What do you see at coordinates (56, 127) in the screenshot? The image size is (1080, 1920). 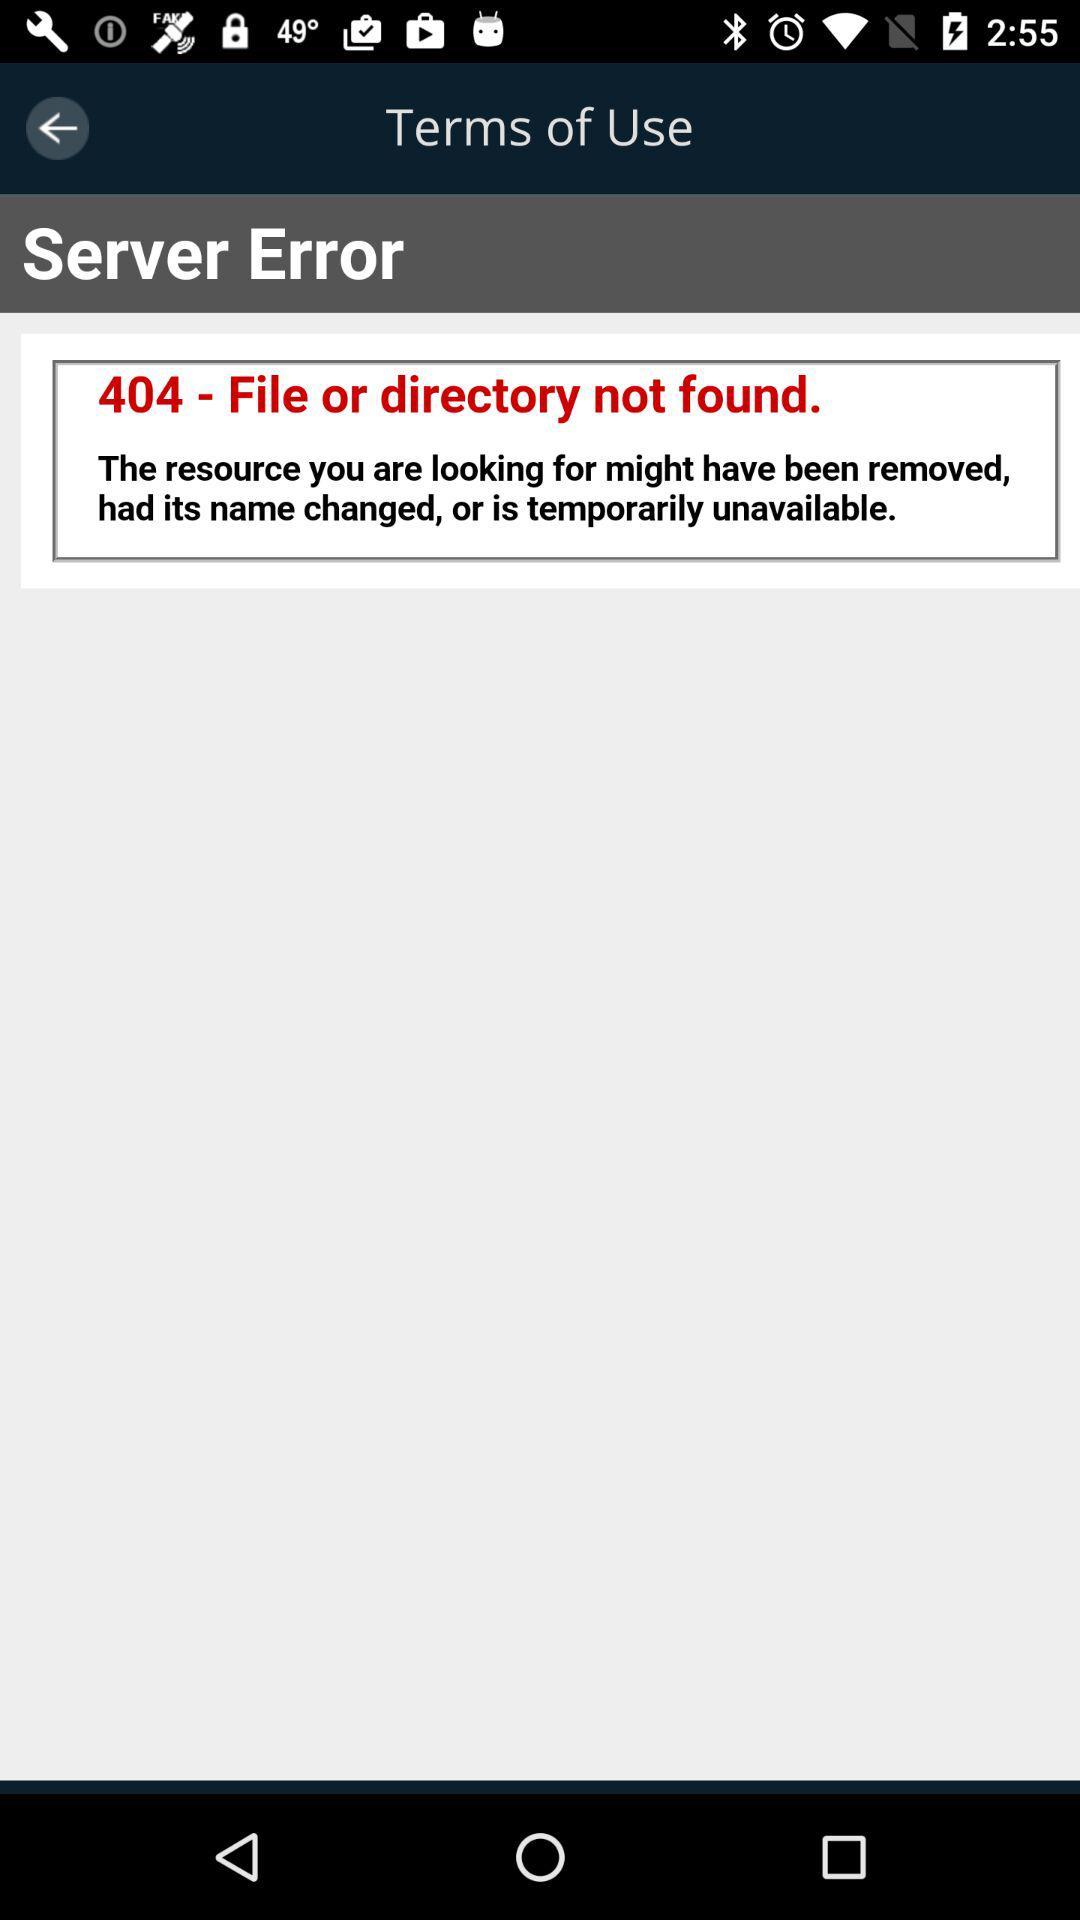 I see `the arrow_backward icon` at bounding box center [56, 127].